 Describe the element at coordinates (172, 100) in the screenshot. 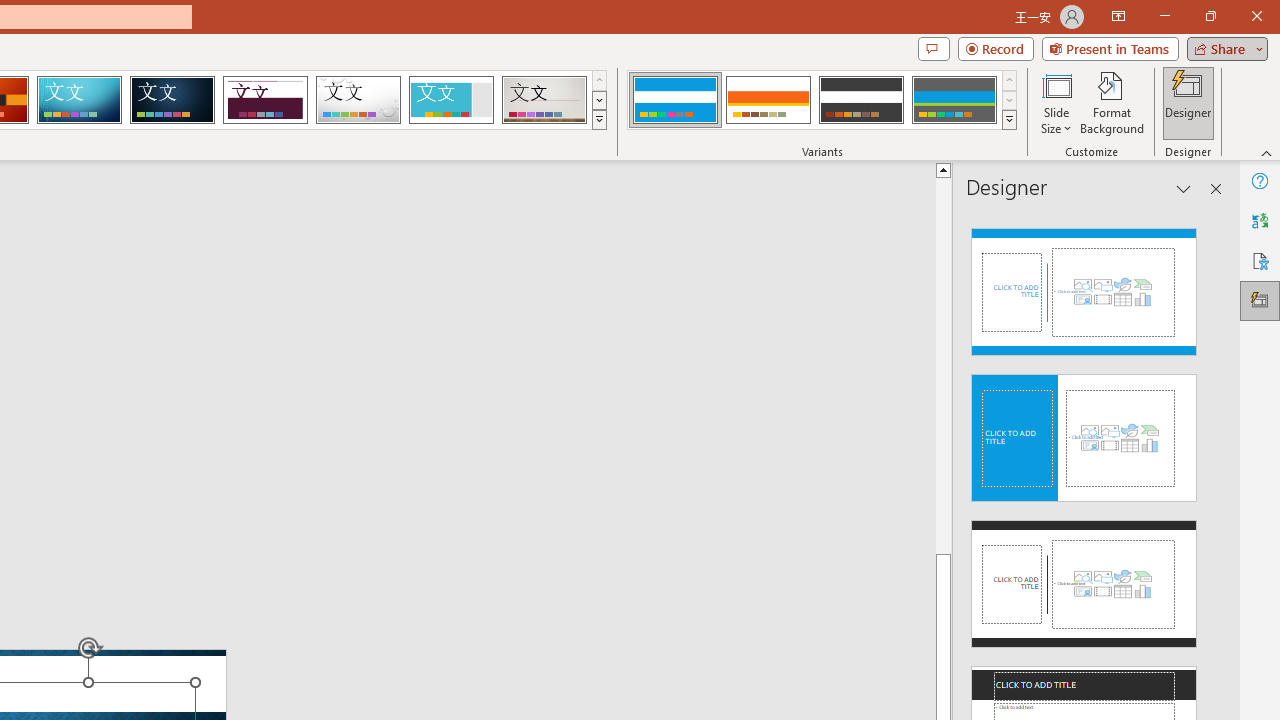

I see `'Damask'` at that location.